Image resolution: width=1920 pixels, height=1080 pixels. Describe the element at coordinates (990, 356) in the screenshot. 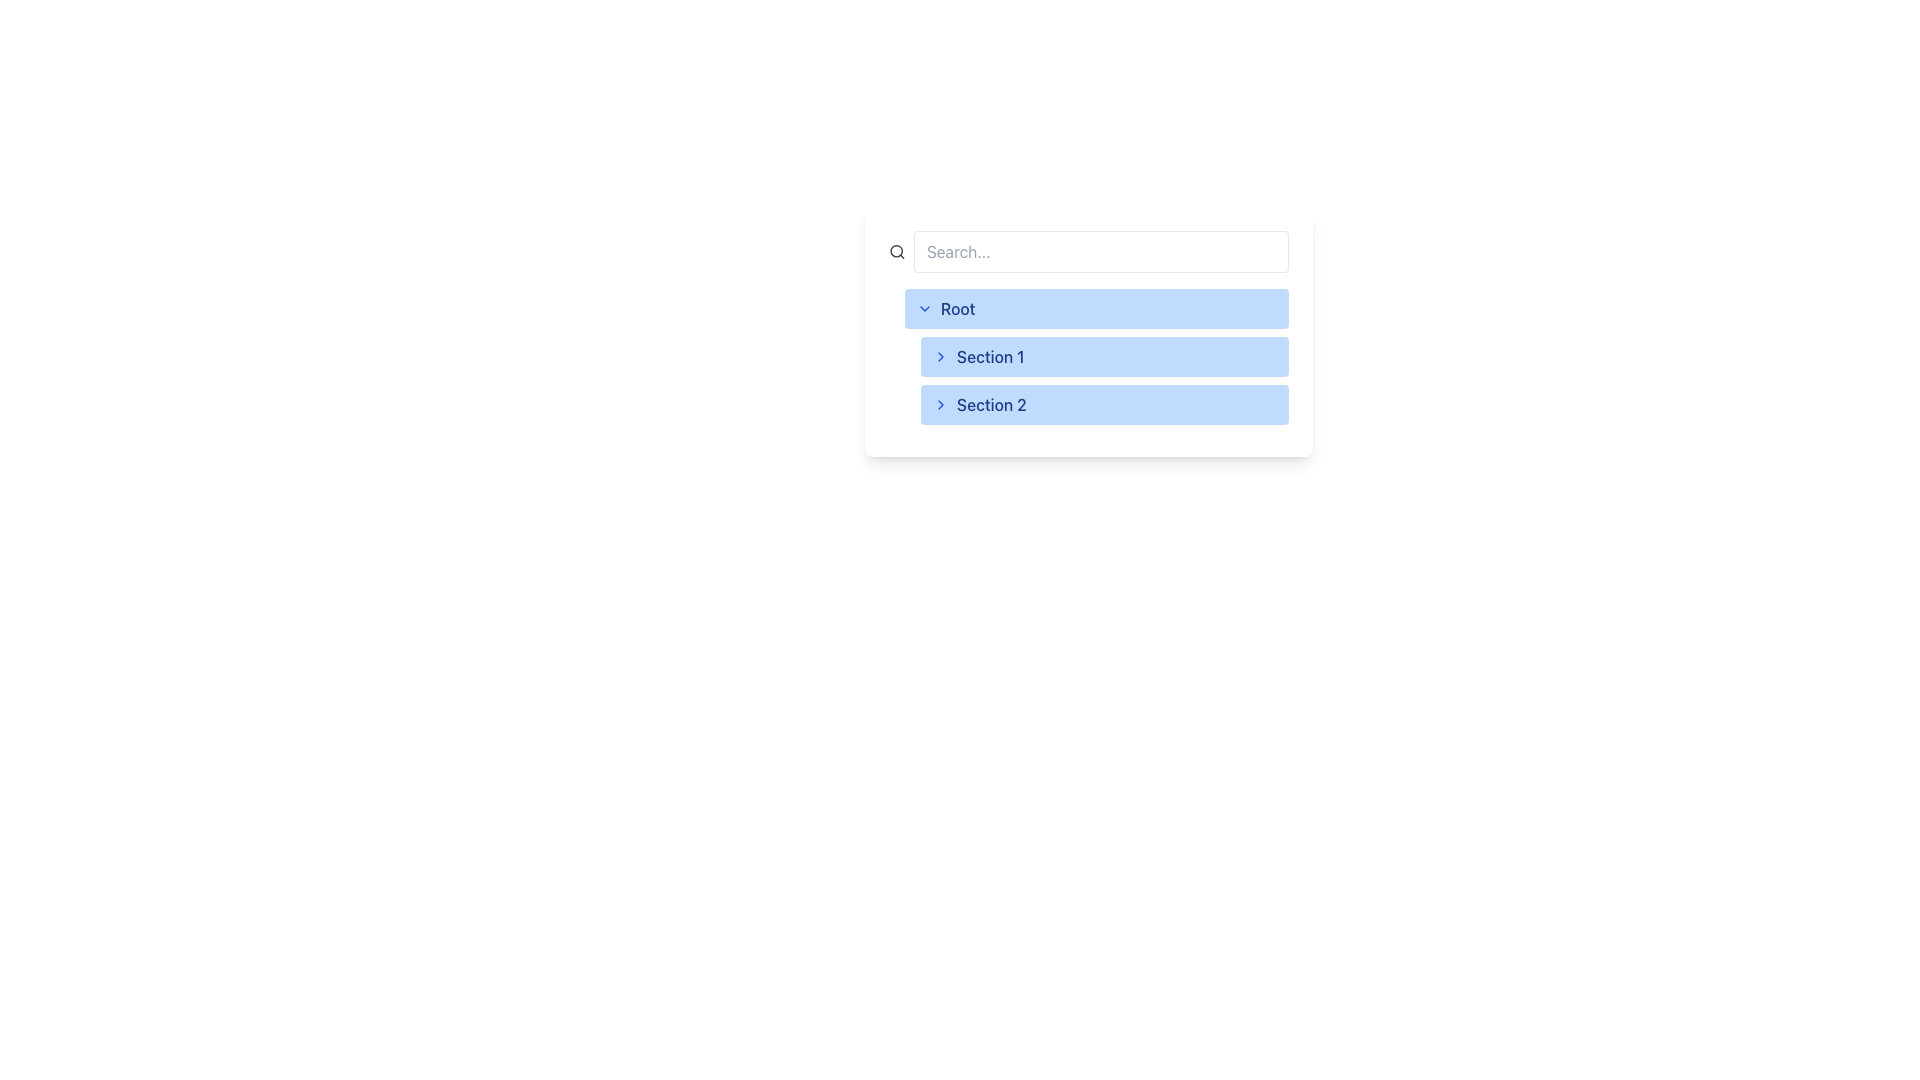

I see `the 'Section 1' text label` at that location.